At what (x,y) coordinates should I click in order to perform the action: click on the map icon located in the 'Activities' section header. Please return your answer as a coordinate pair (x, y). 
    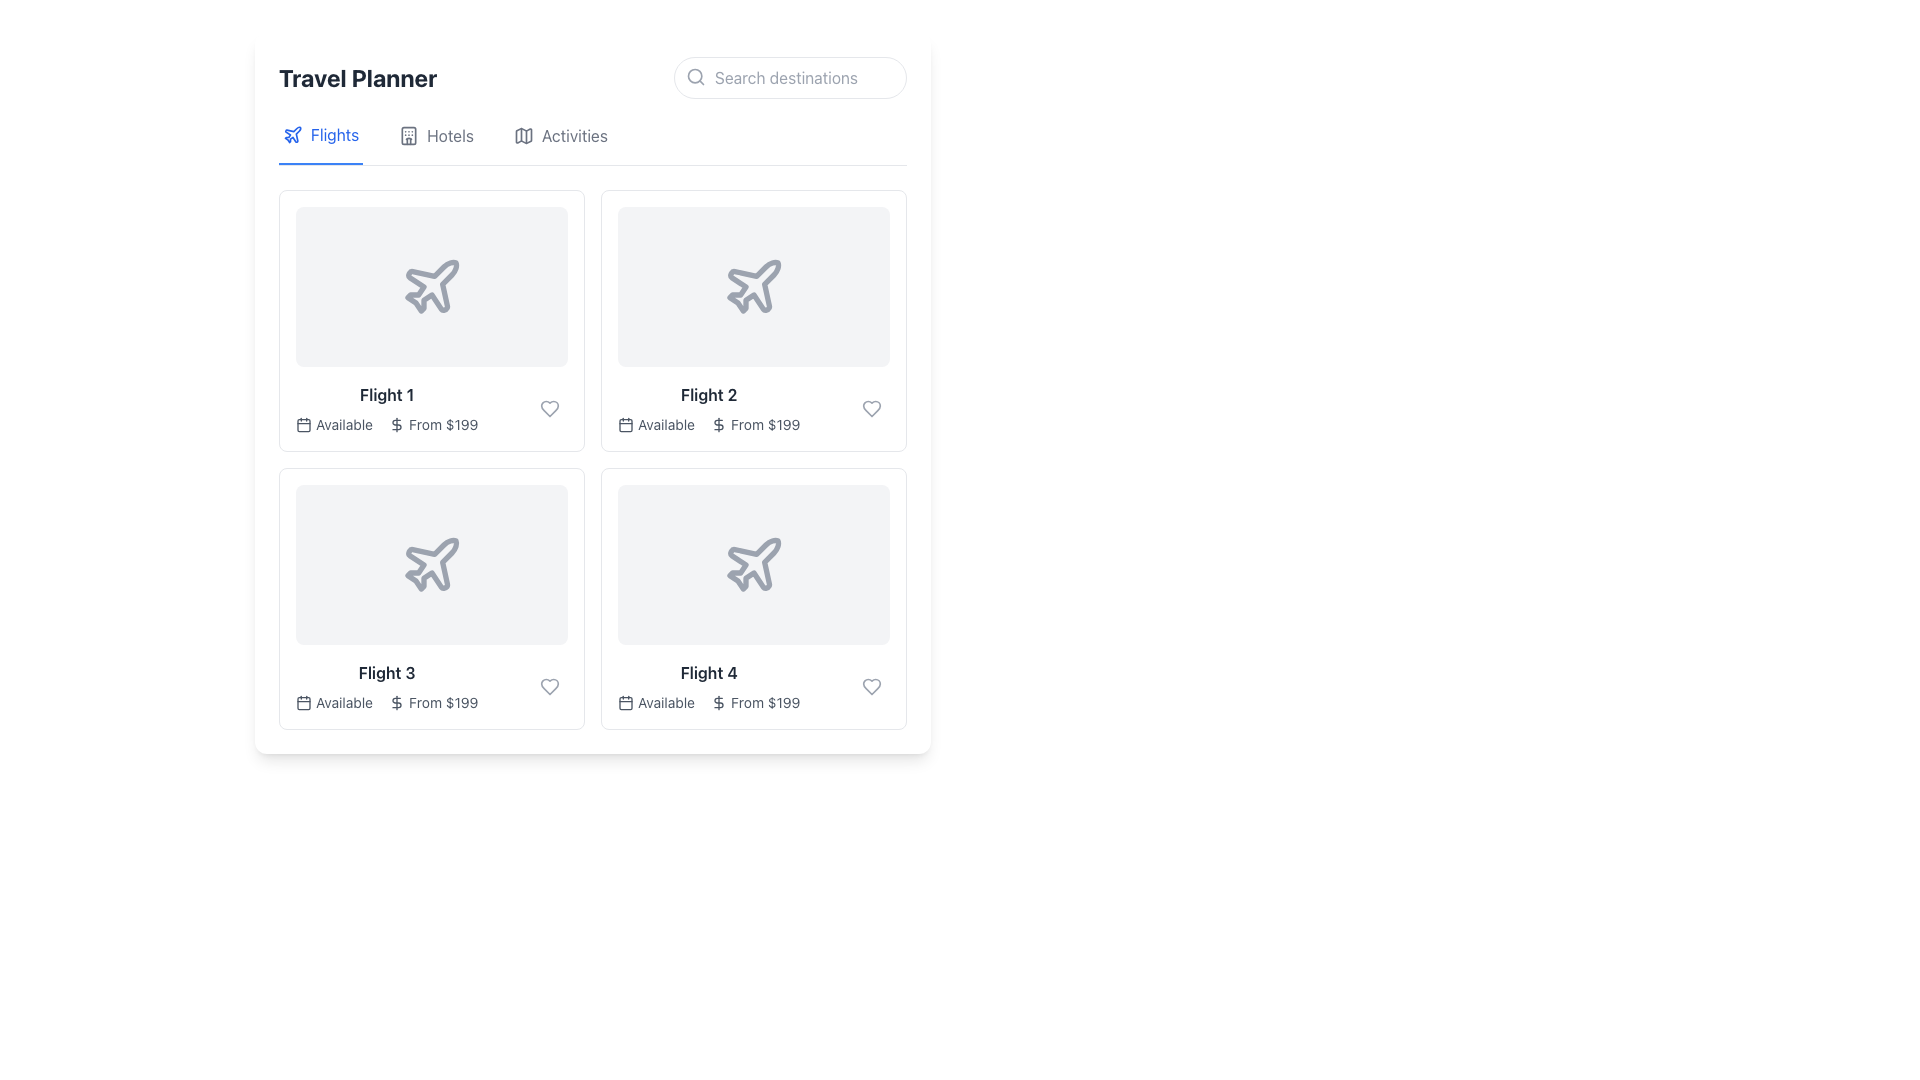
    Looking at the image, I should click on (523, 135).